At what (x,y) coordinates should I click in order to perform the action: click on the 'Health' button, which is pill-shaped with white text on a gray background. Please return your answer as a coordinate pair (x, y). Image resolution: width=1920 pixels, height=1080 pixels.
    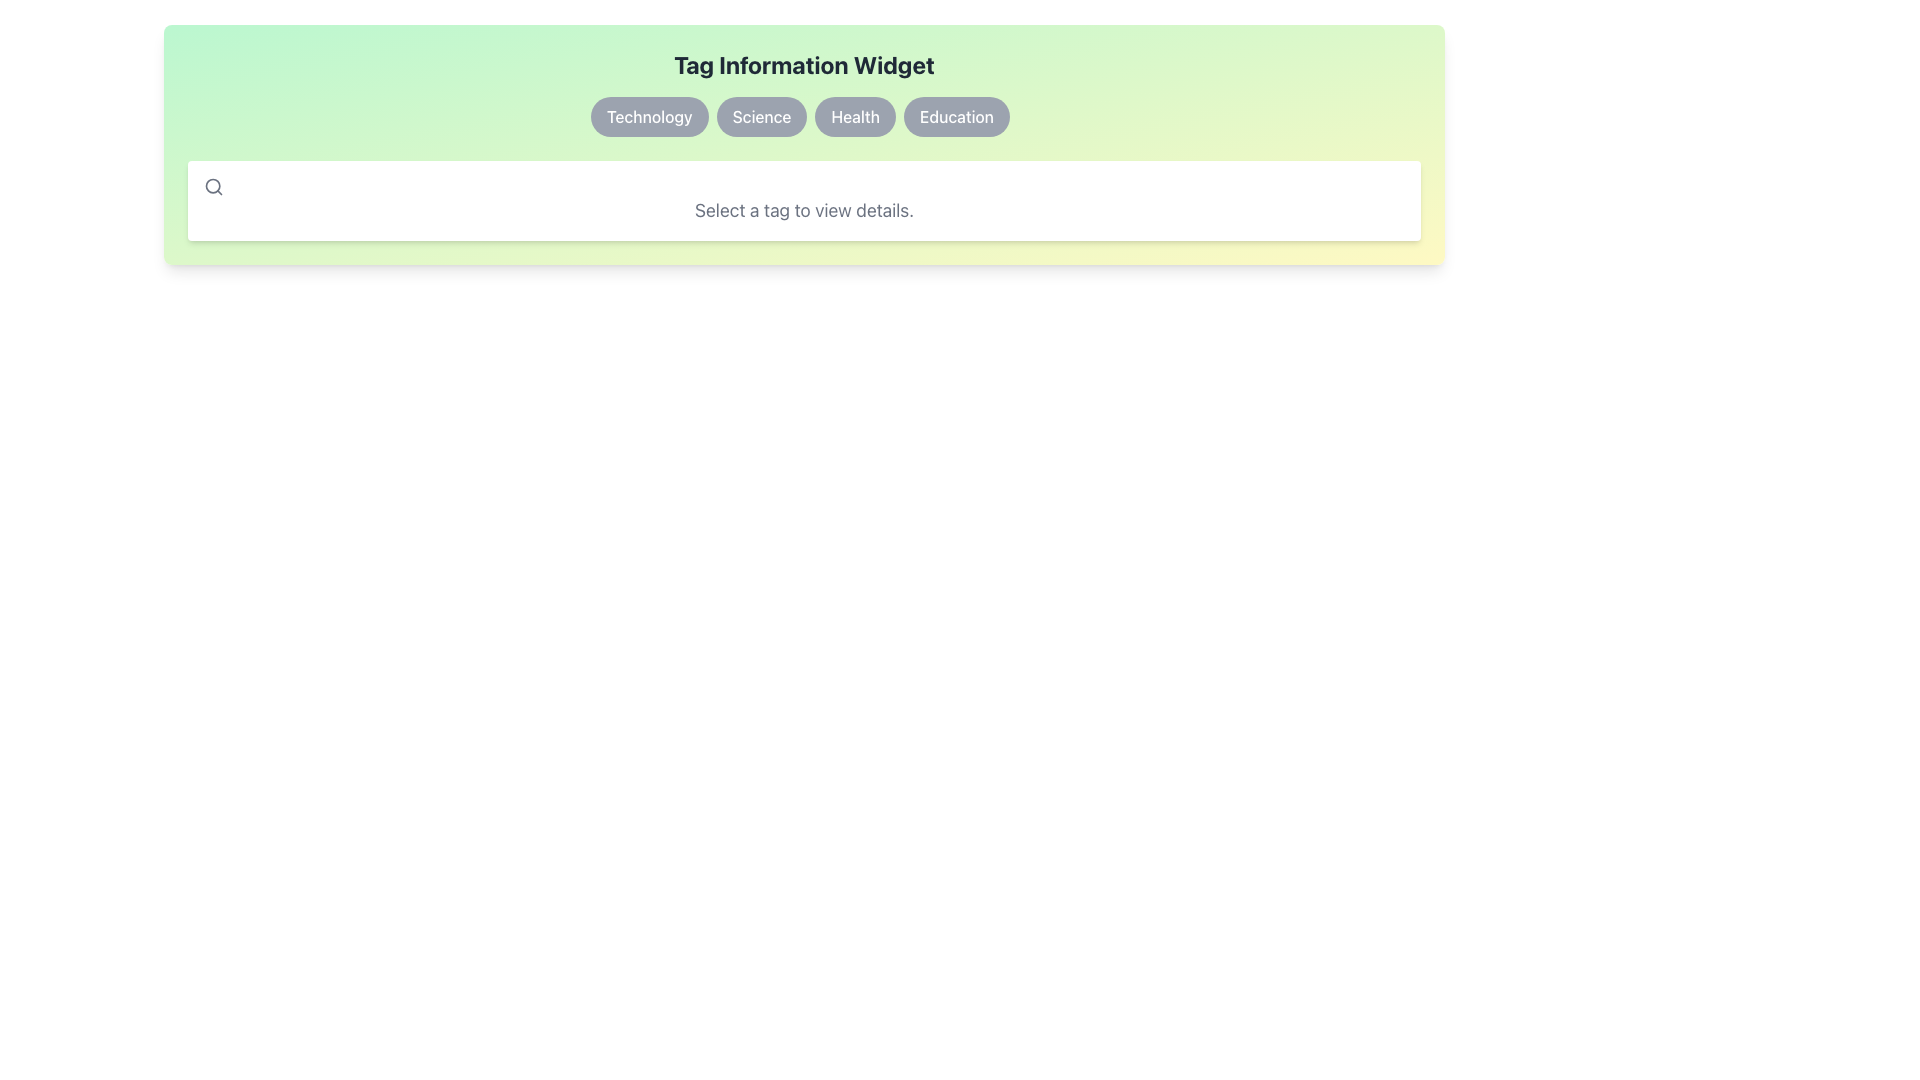
    Looking at the image, I should click on (855, 116).